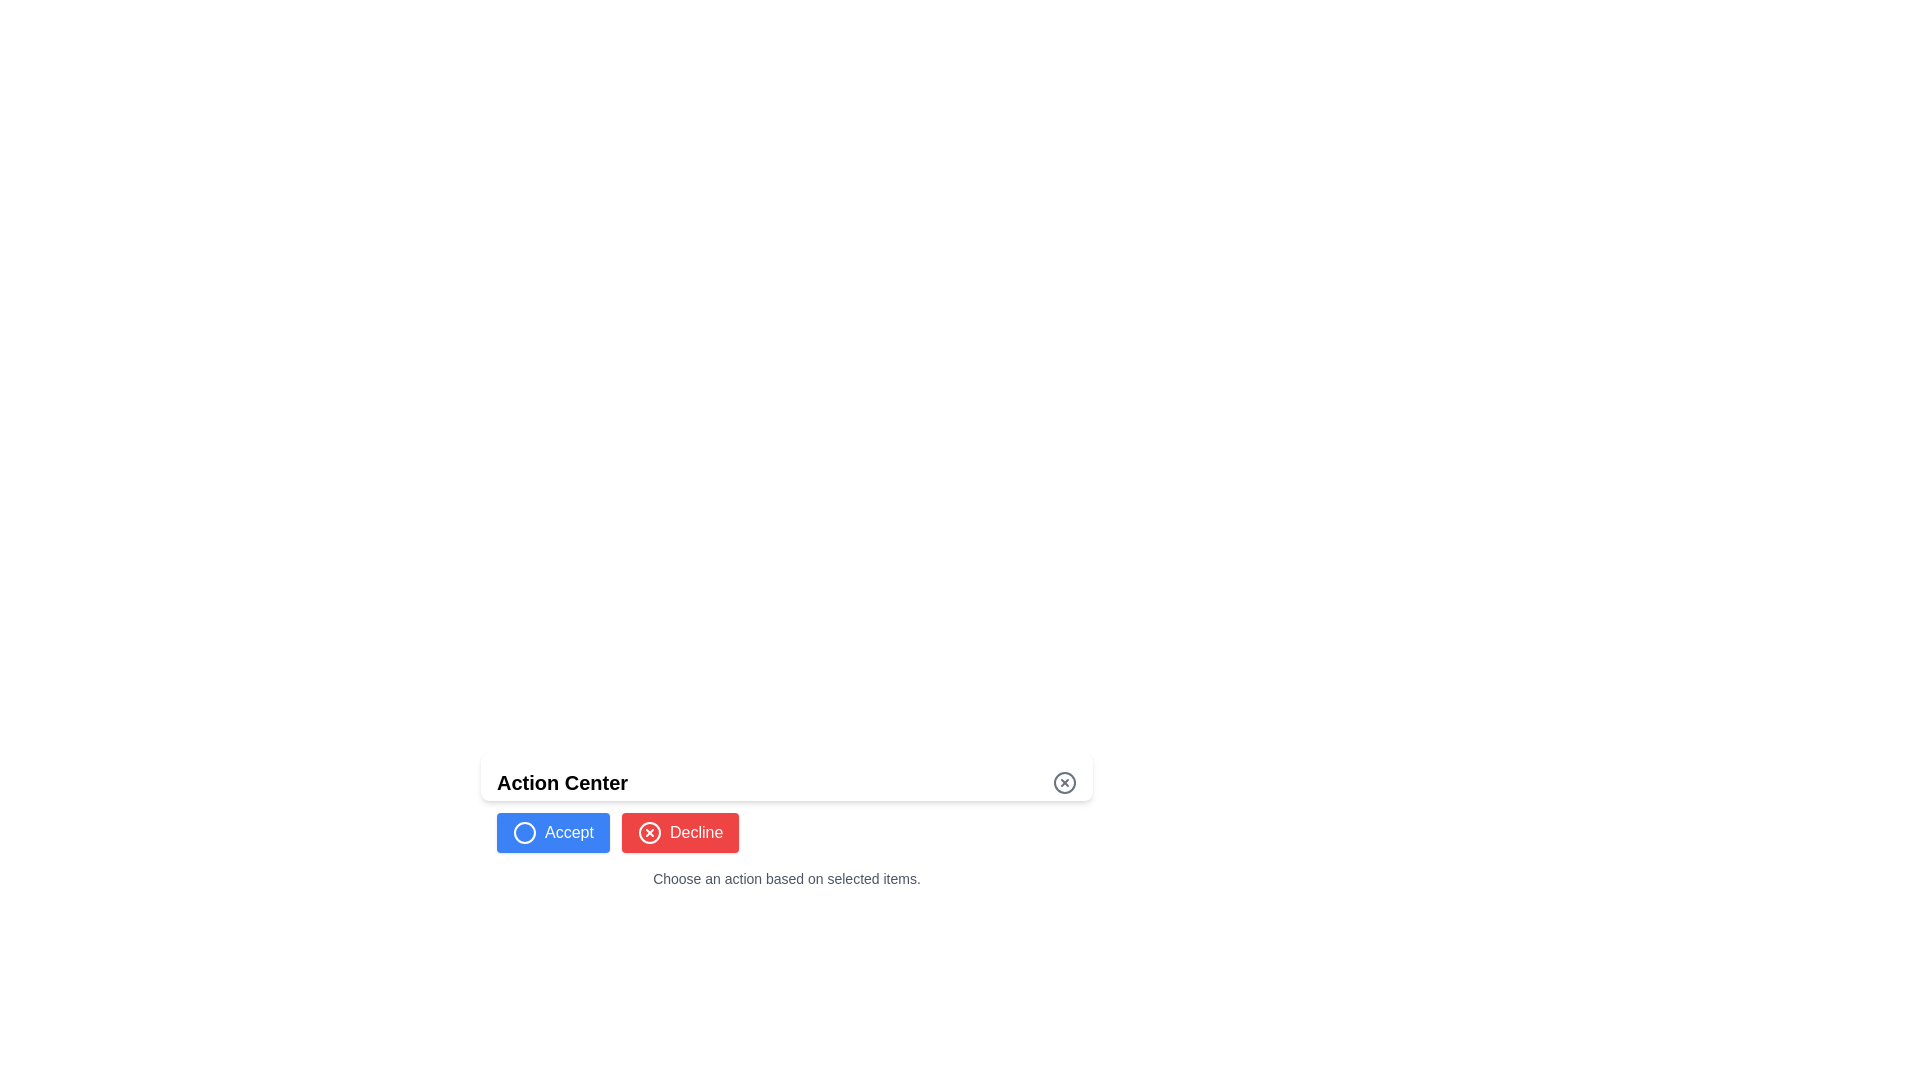 The height and width of the screenshot is (1080, 1920). What do you see at coordinates (553, 833) in the screenshot?
I see `the 'Accept' button located in the lower section of the interface` at bounding box center [553, 833].